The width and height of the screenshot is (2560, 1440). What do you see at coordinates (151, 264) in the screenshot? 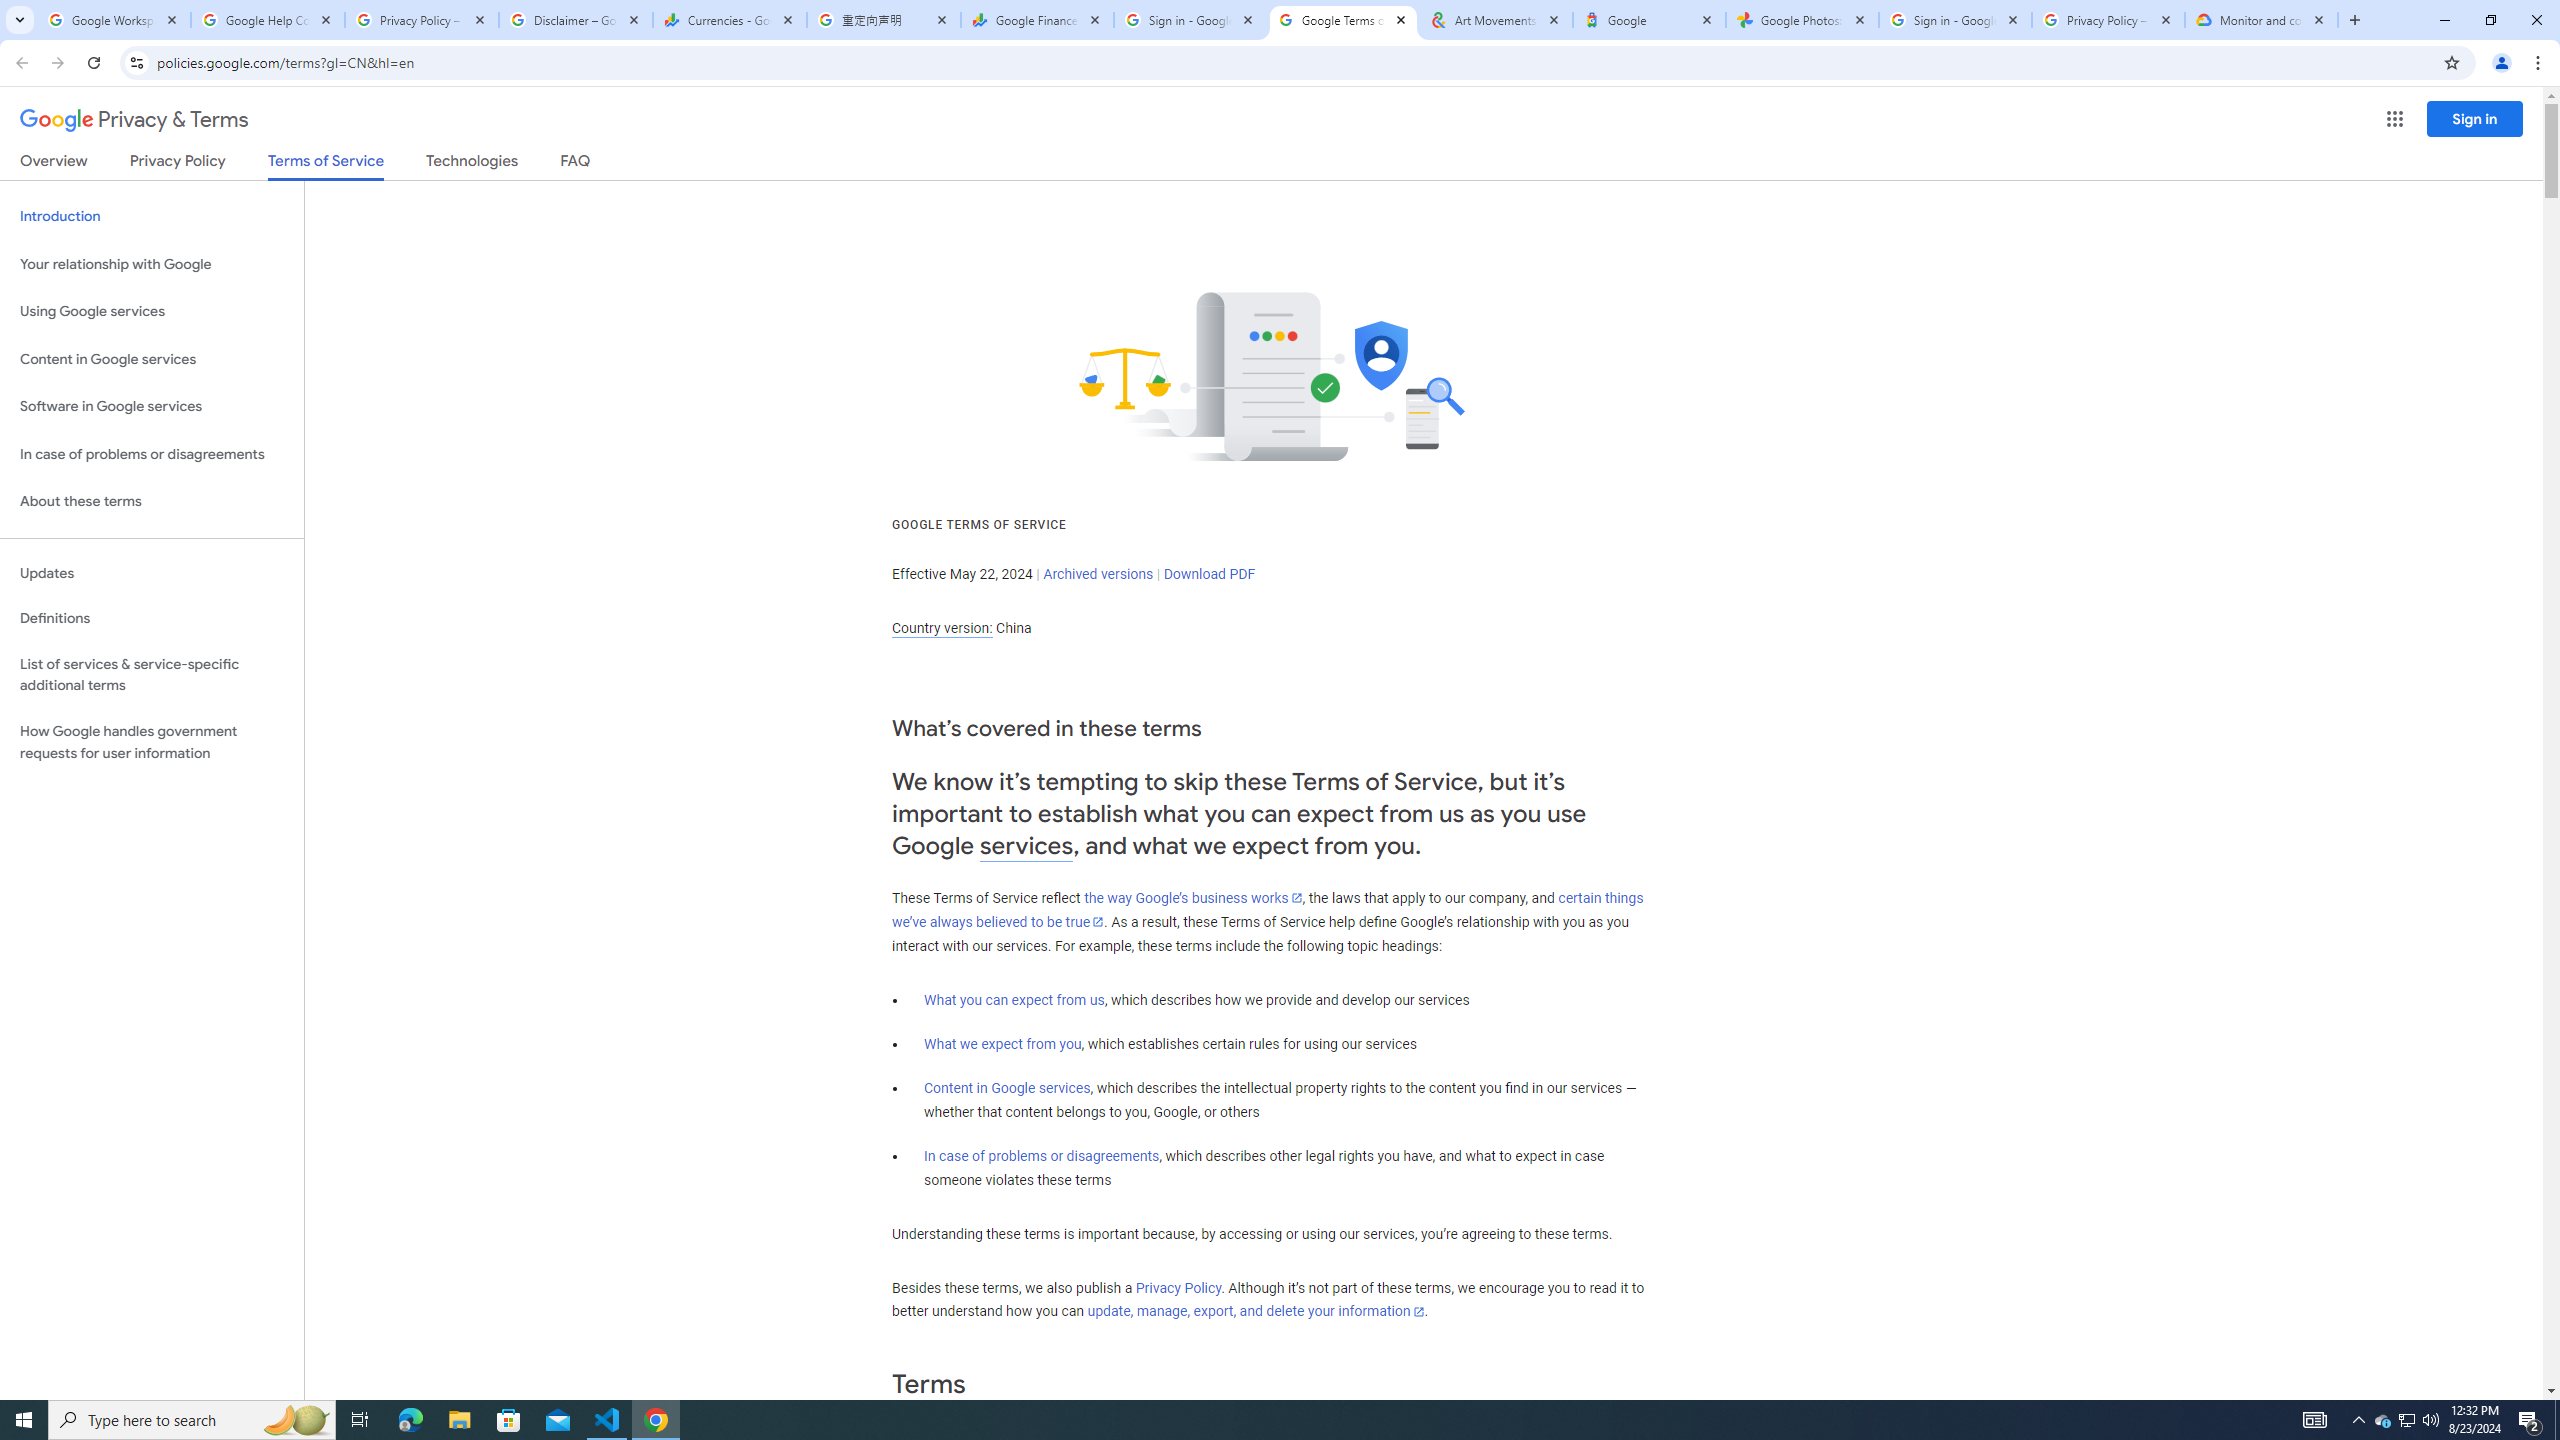
I see `'Your relationship with Google'` at bounding box center [151, 264].